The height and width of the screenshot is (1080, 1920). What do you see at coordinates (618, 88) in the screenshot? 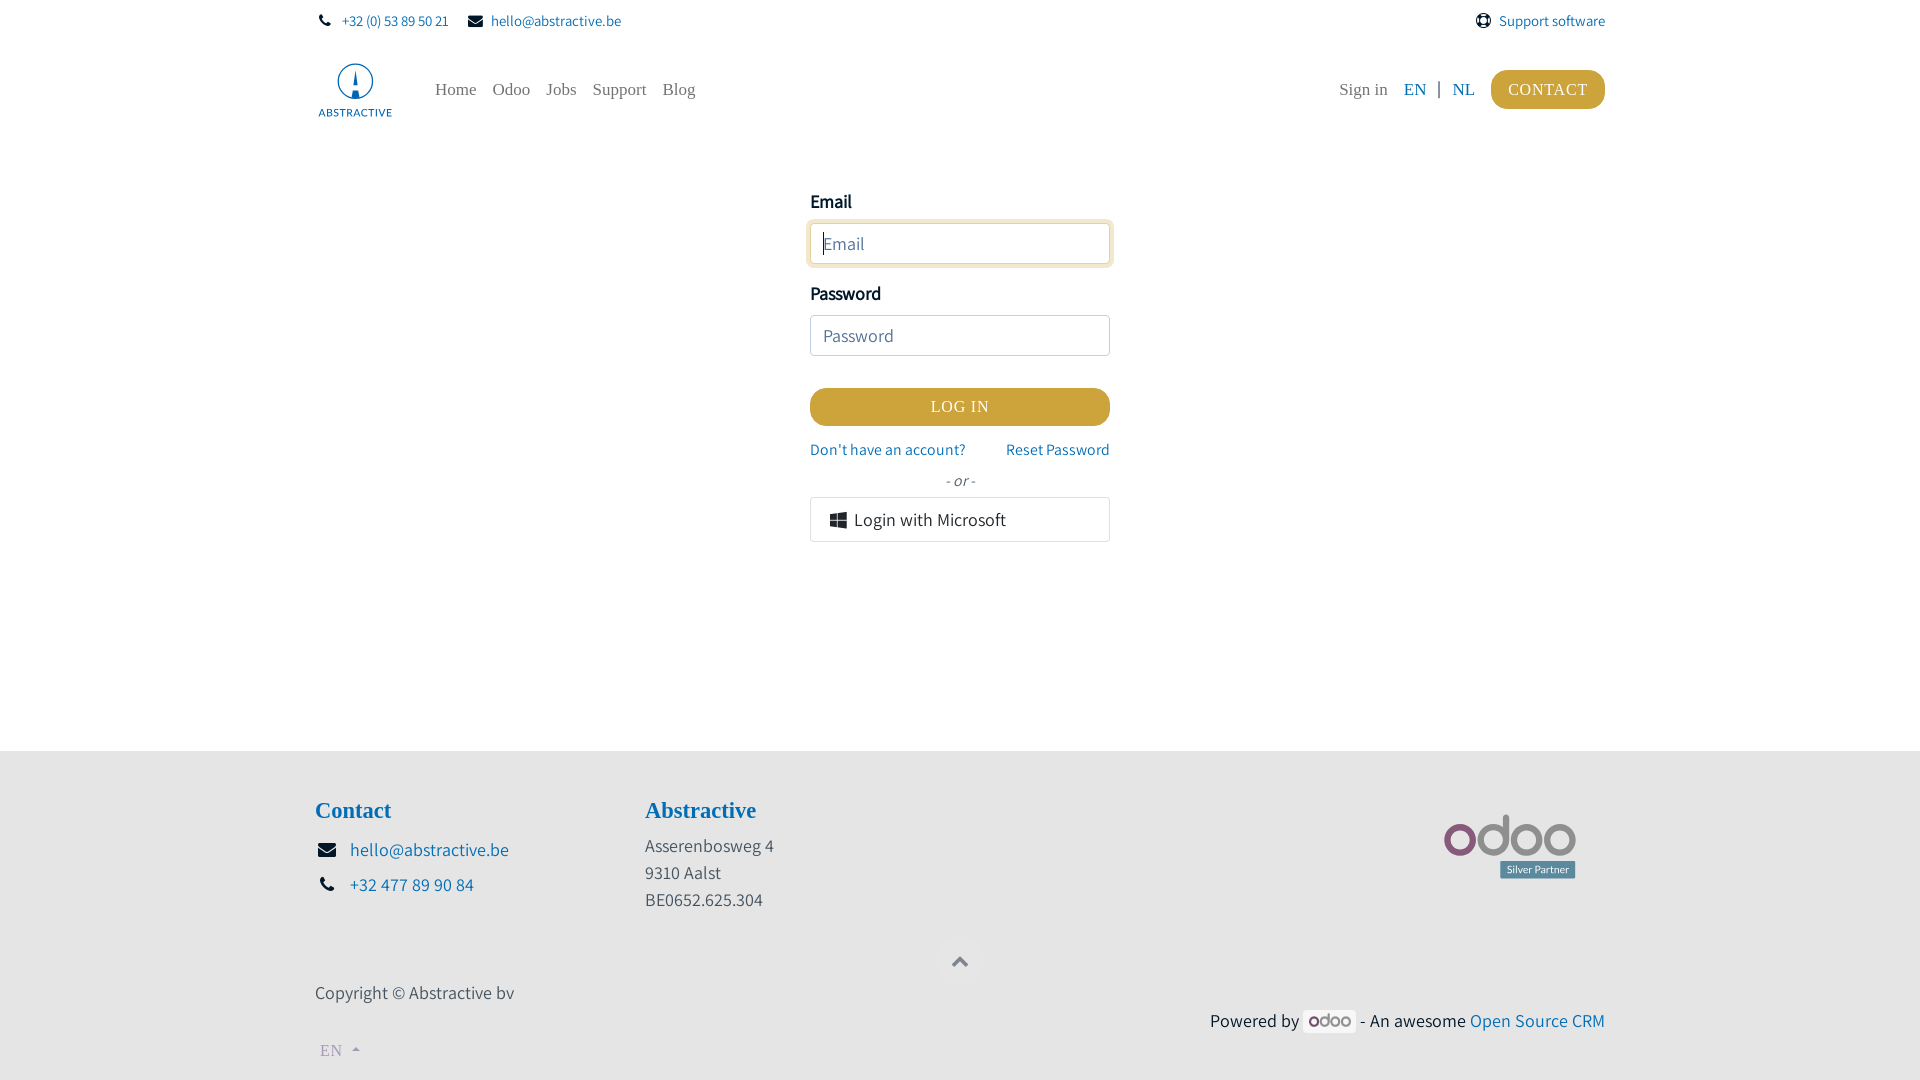
I see `'Support'` at bounding box center [618, 88].